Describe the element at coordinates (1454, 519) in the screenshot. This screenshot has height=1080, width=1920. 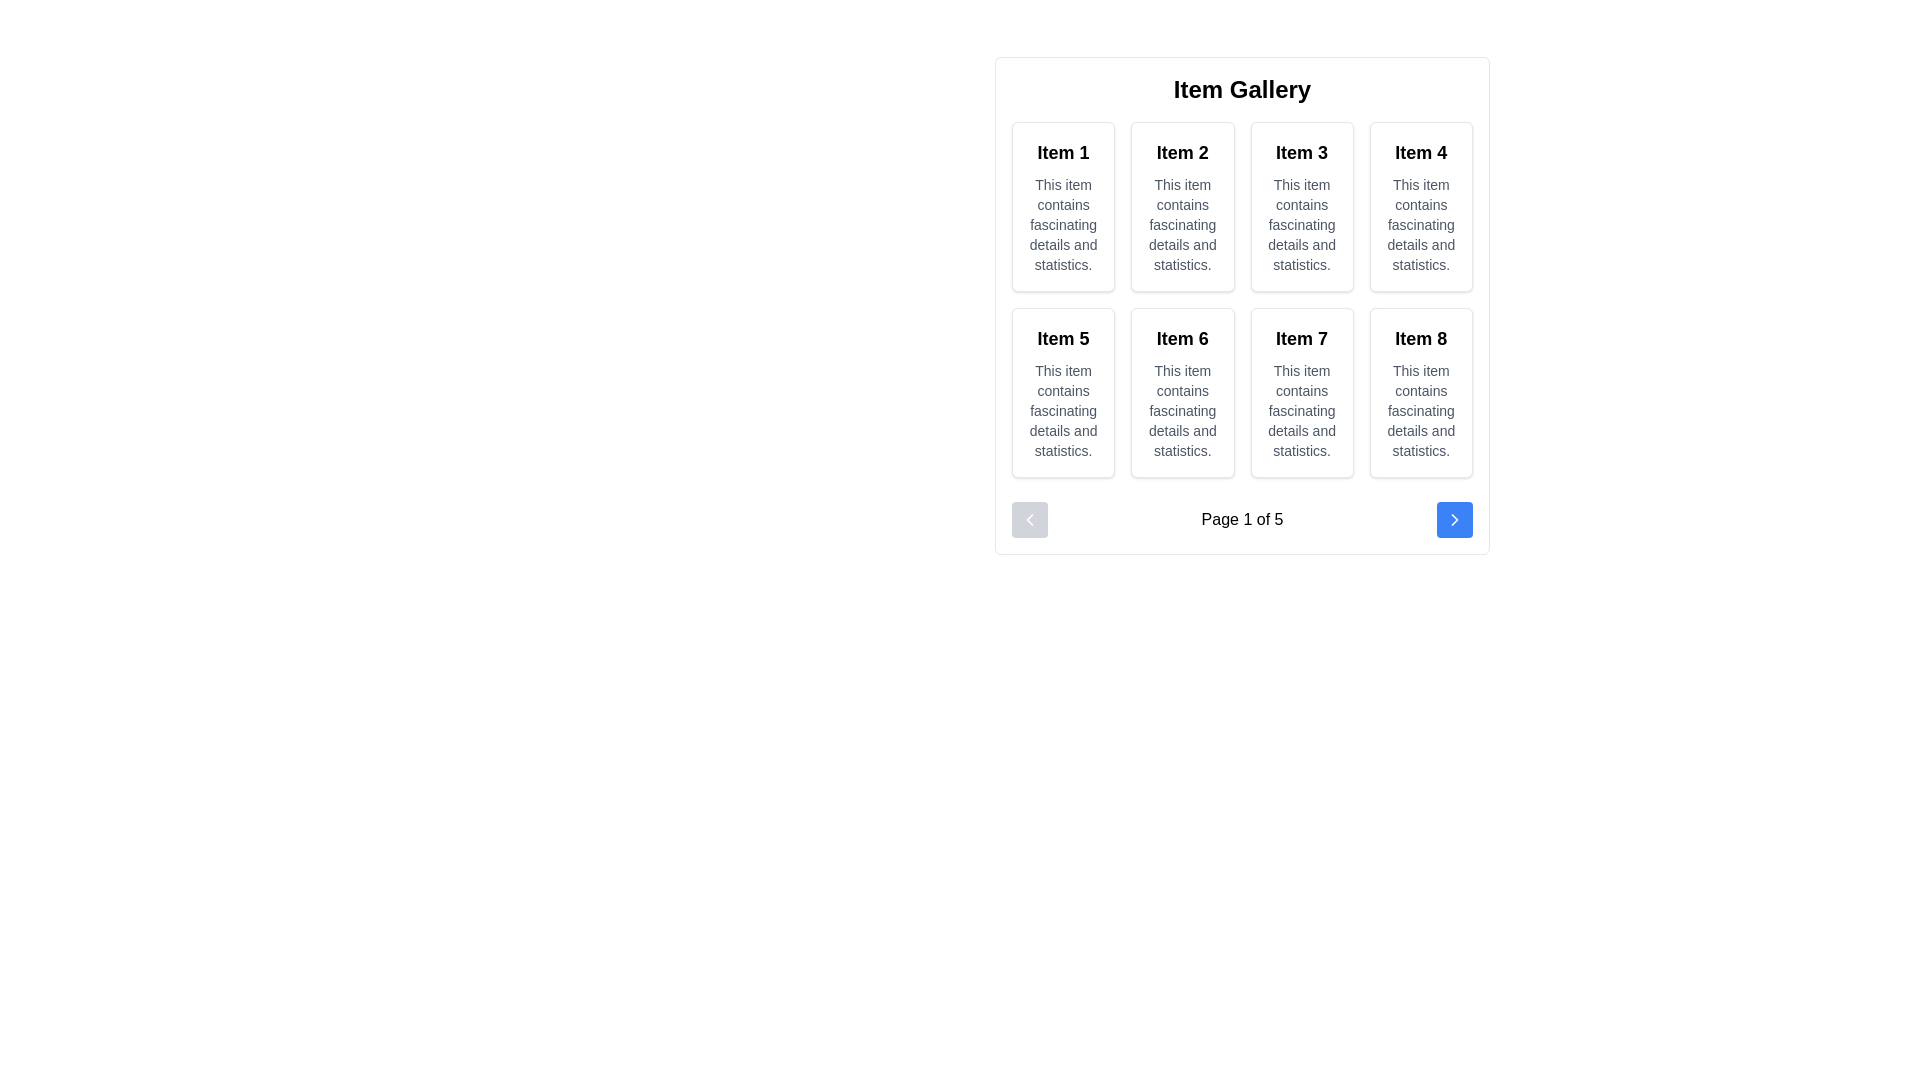
I see `the 'Next Page' button located at the bottom-right corner of the pagination control` at that location.